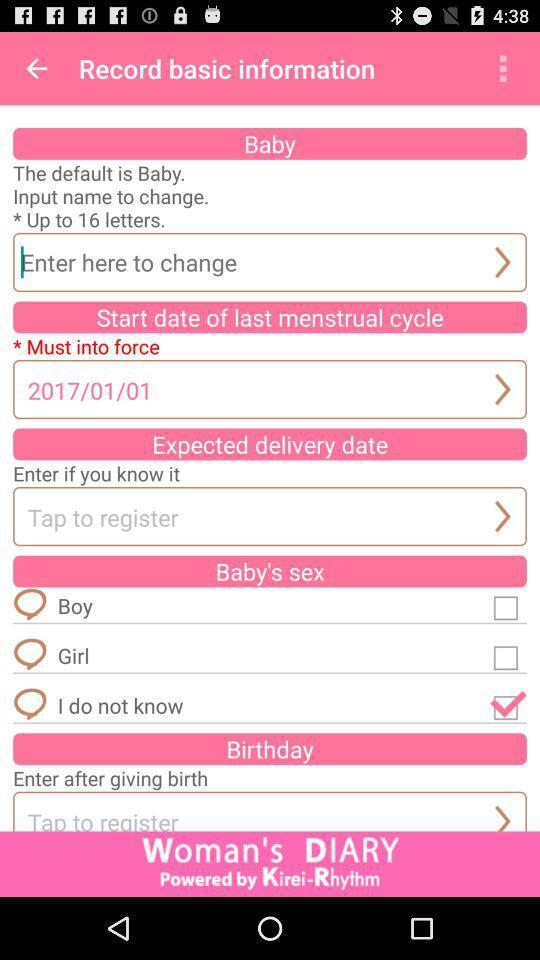  I want to click on app to the right of record basic information, so click(502, 68).